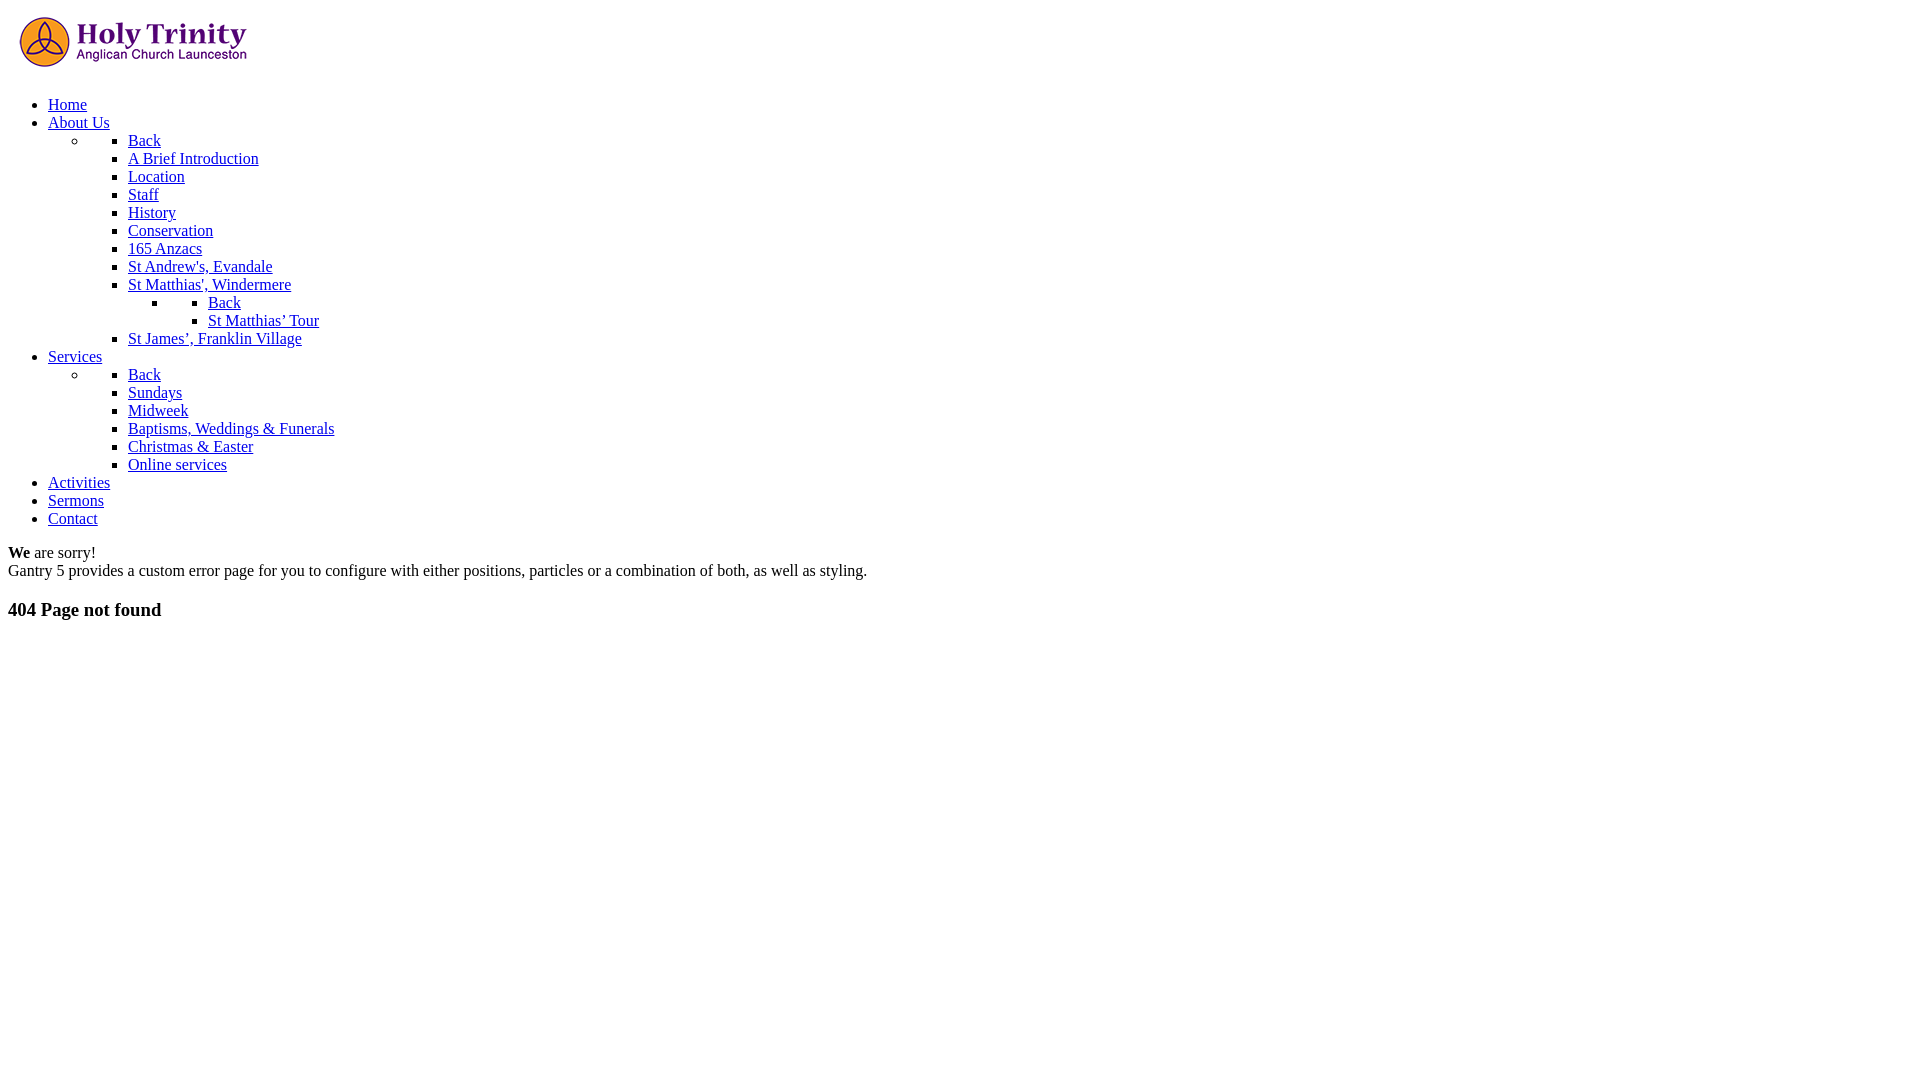 The image size is (1920, 1080). What do you see at coordinates (177, 464) in the screenshot?
I see `'Online services'` at bounding box center [177, 464].